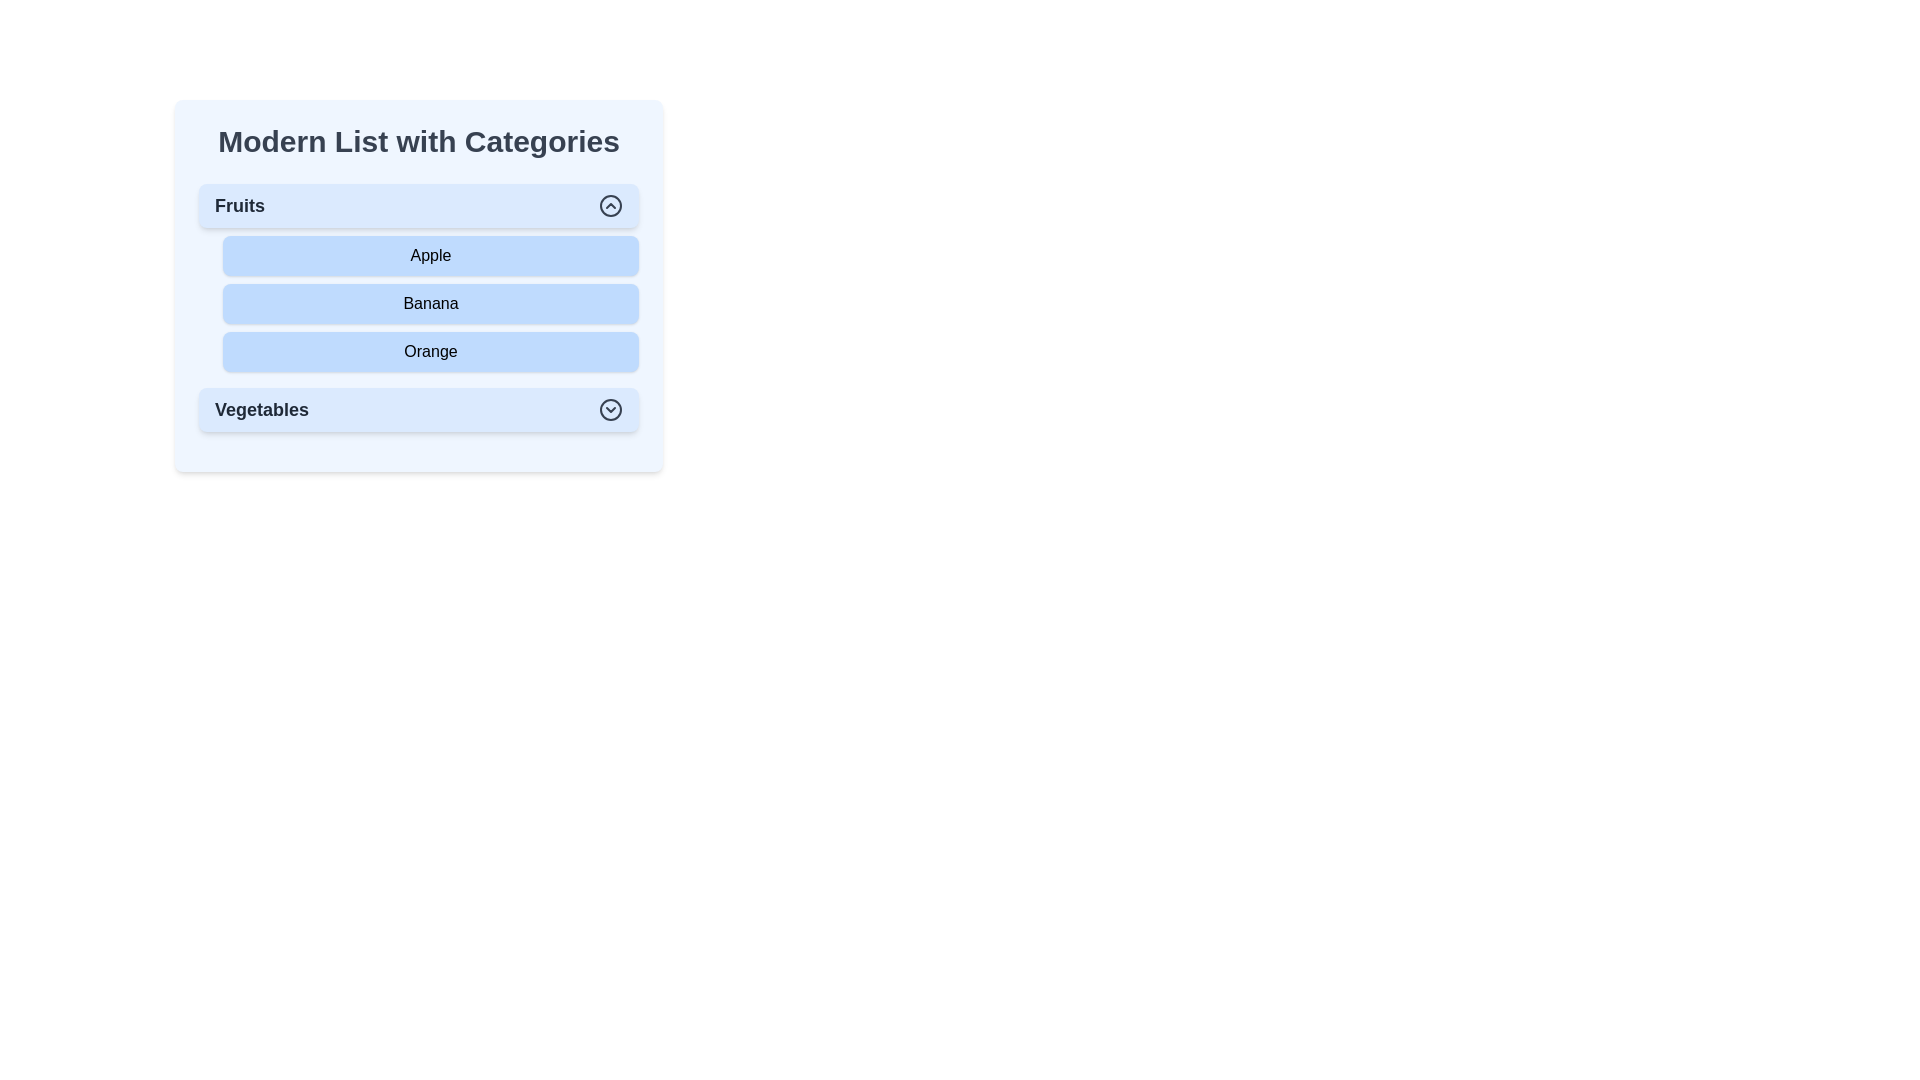 This screenshot has height=1080, width=1920. Describe the element at coordinates (430, 254) in the screenshot. I see `the item Apple from the list` at that location.